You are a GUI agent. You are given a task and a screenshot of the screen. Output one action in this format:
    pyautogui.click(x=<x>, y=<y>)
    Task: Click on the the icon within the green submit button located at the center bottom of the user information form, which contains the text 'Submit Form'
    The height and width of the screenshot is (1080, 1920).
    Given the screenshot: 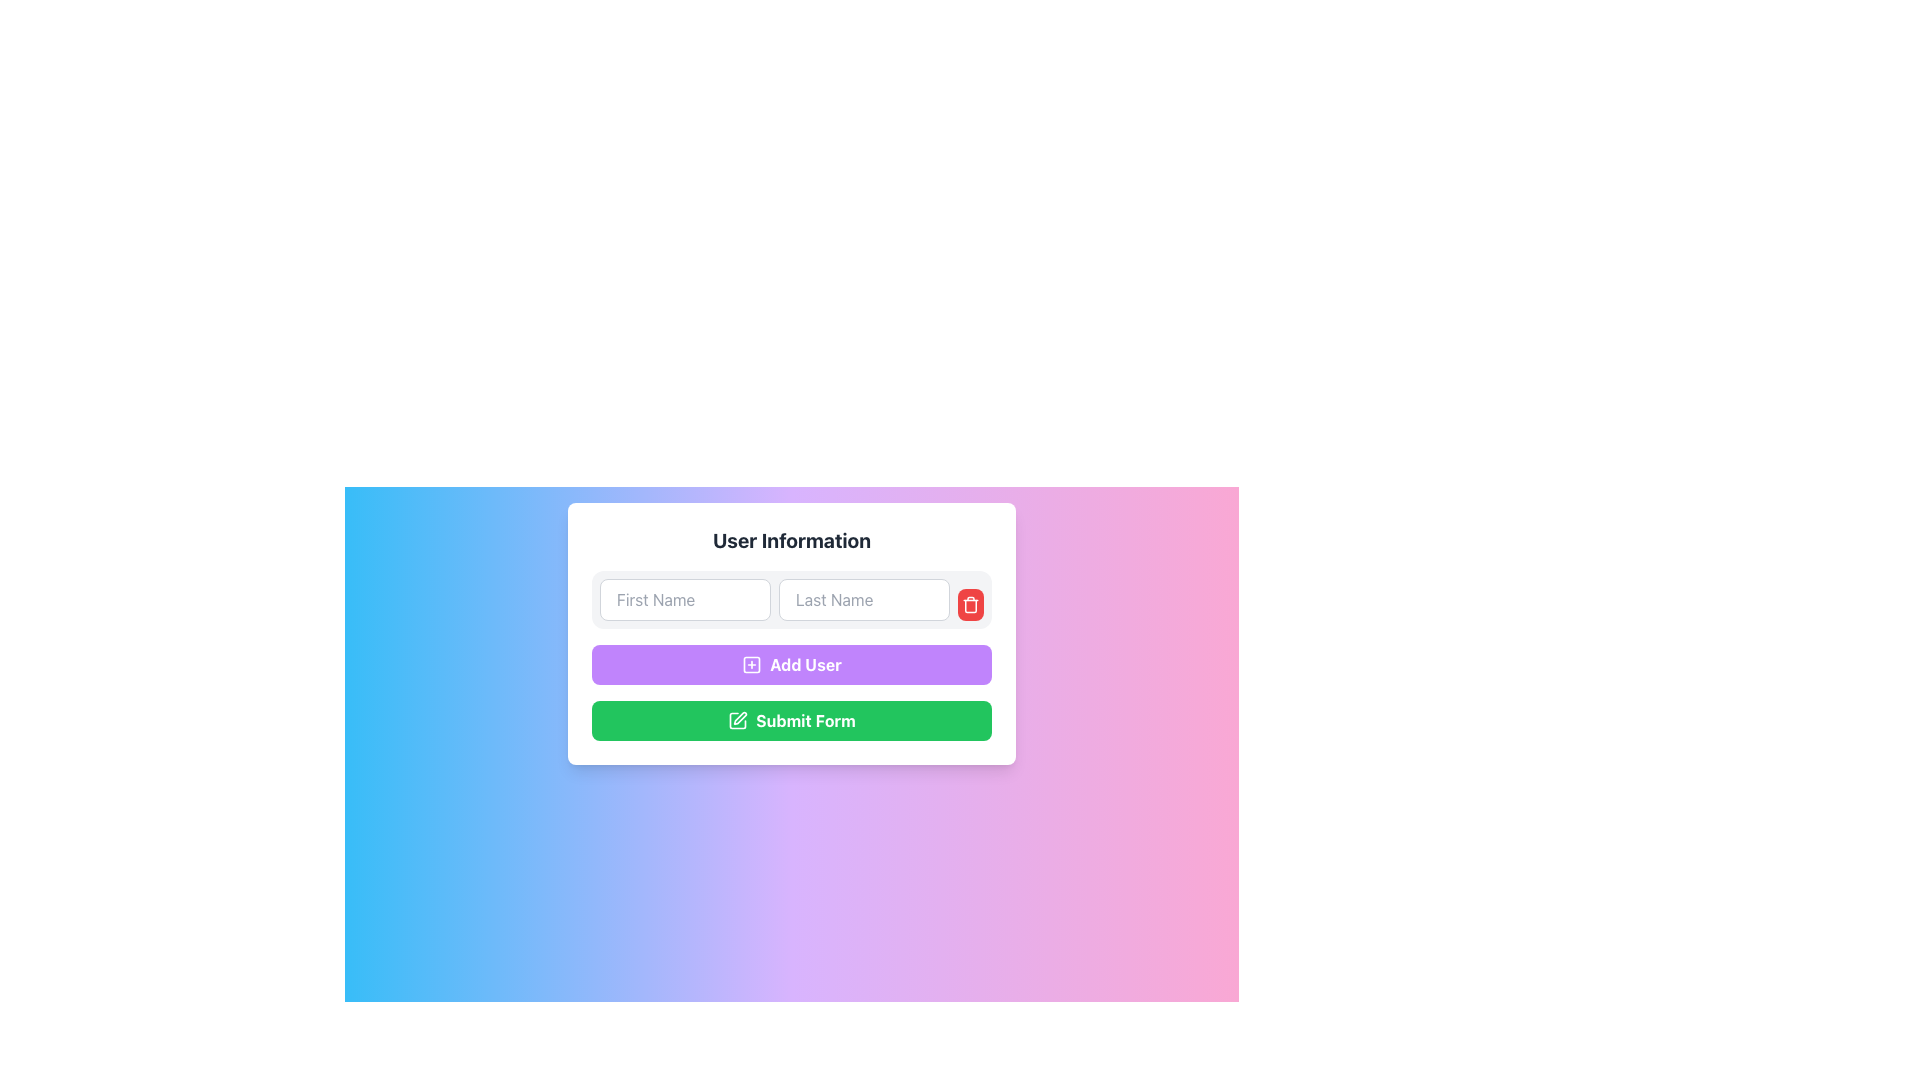 What is the action you would take?
    pyautogui.click(x=739, y=717)
    